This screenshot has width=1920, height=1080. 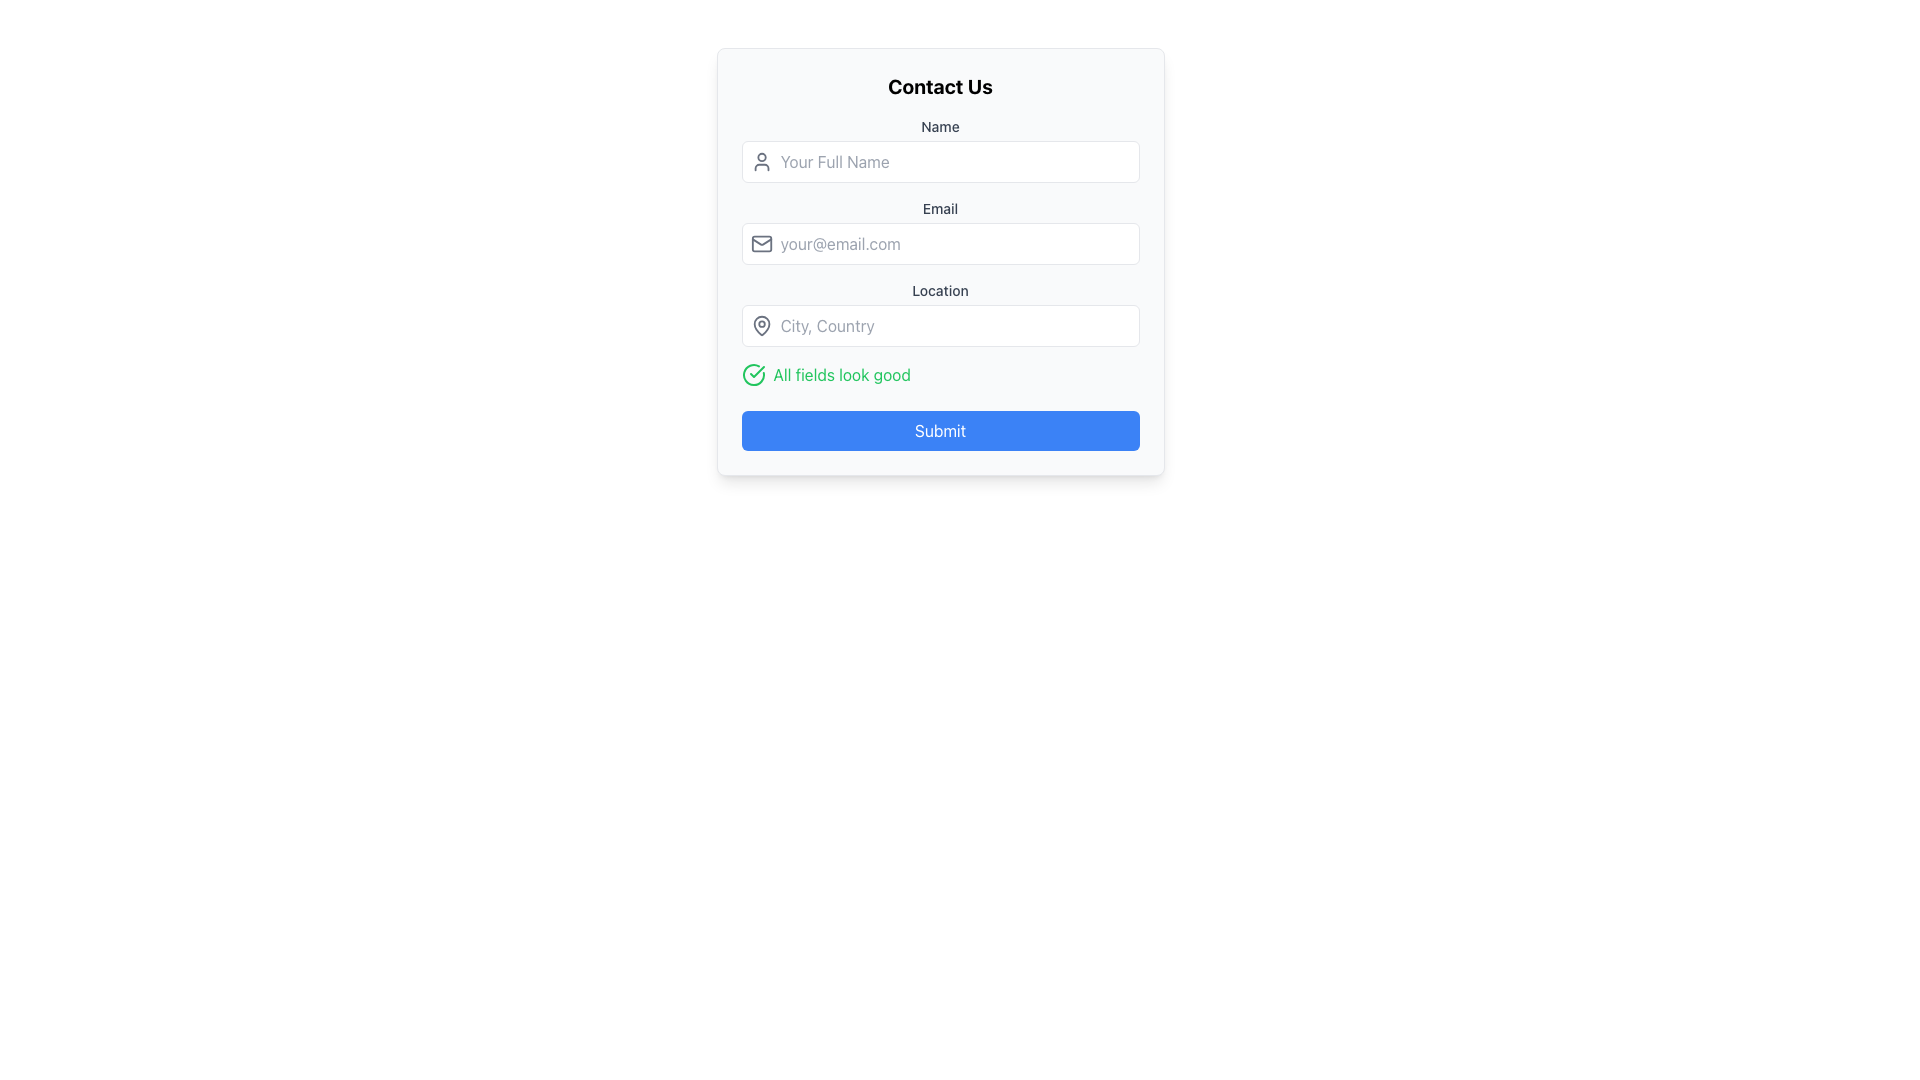 I want to click on the green circular icon with a checkmark that indicates success, located to the left of the 'All fields look good' text in the 'Contact Us' form, so click(x=752, y=374).